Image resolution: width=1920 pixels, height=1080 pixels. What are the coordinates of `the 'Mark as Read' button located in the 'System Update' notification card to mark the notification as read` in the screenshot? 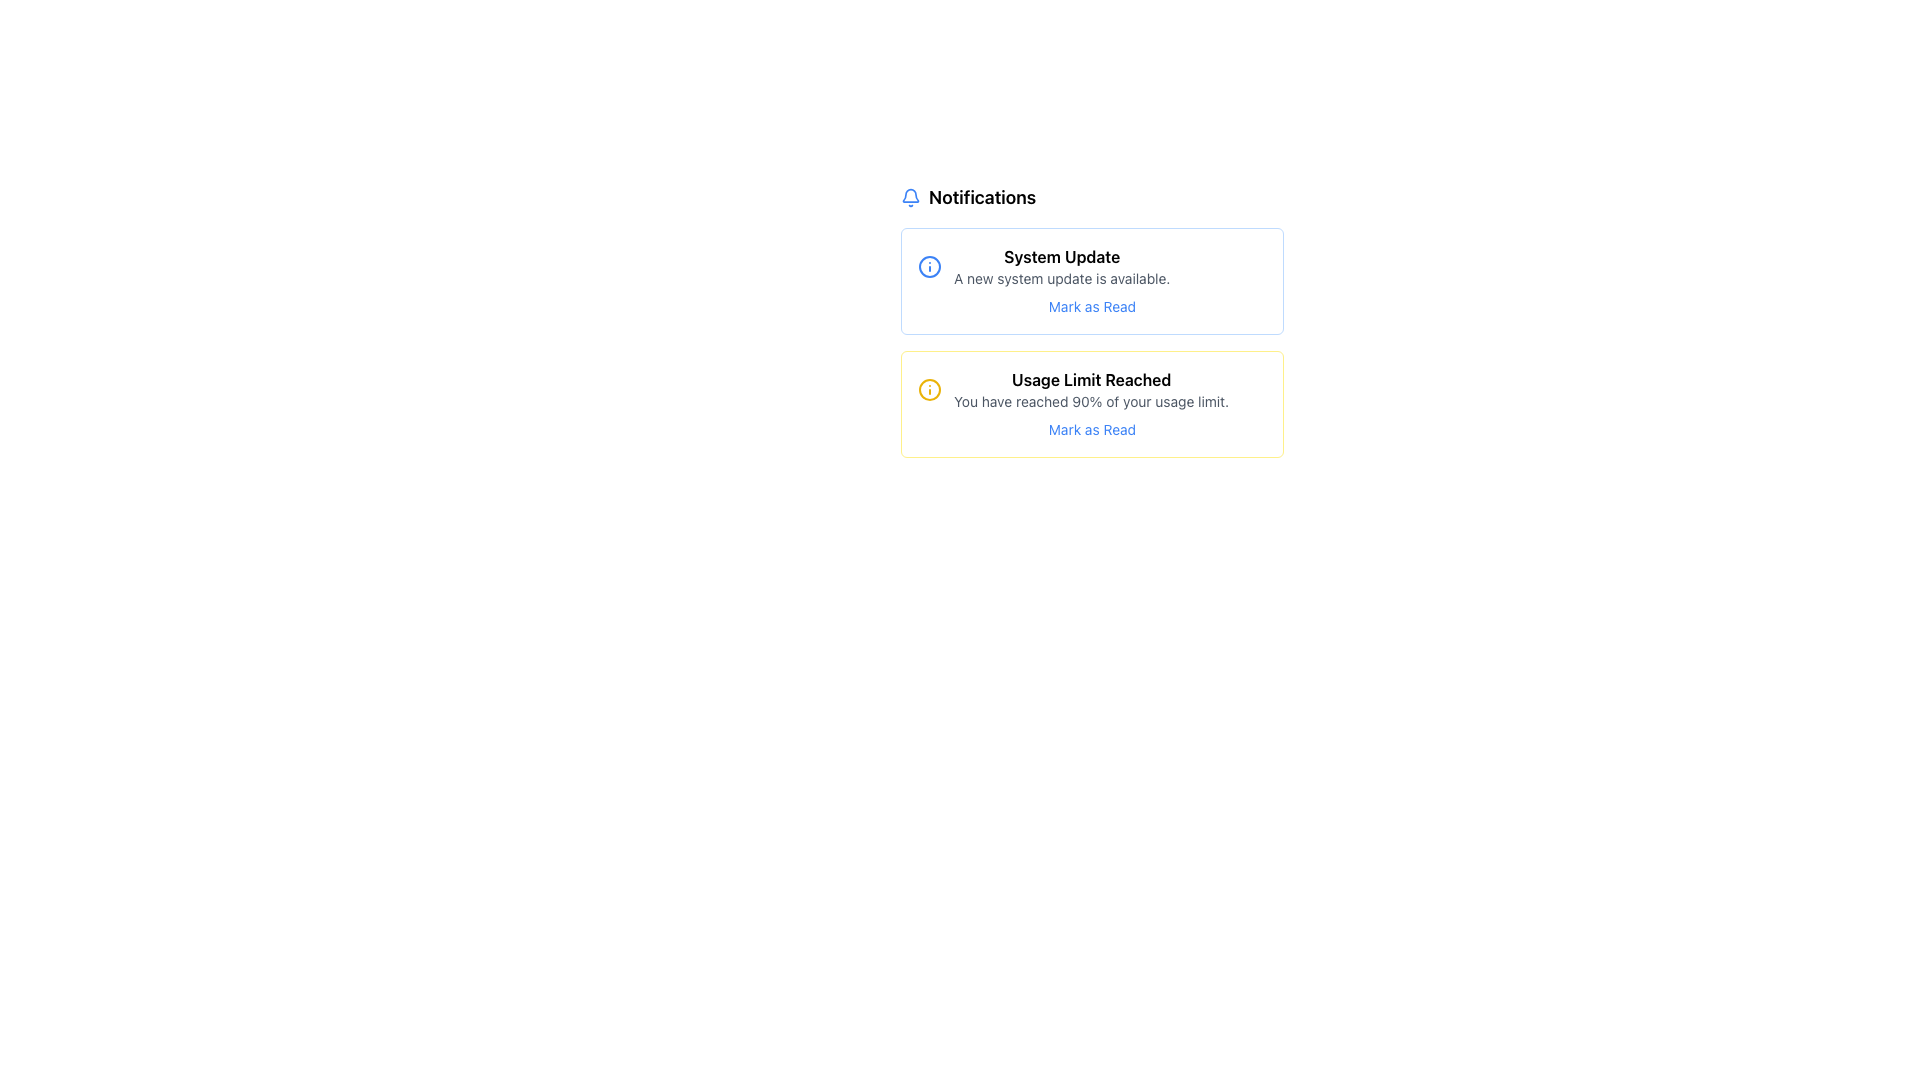 It's located at (1091, 307).